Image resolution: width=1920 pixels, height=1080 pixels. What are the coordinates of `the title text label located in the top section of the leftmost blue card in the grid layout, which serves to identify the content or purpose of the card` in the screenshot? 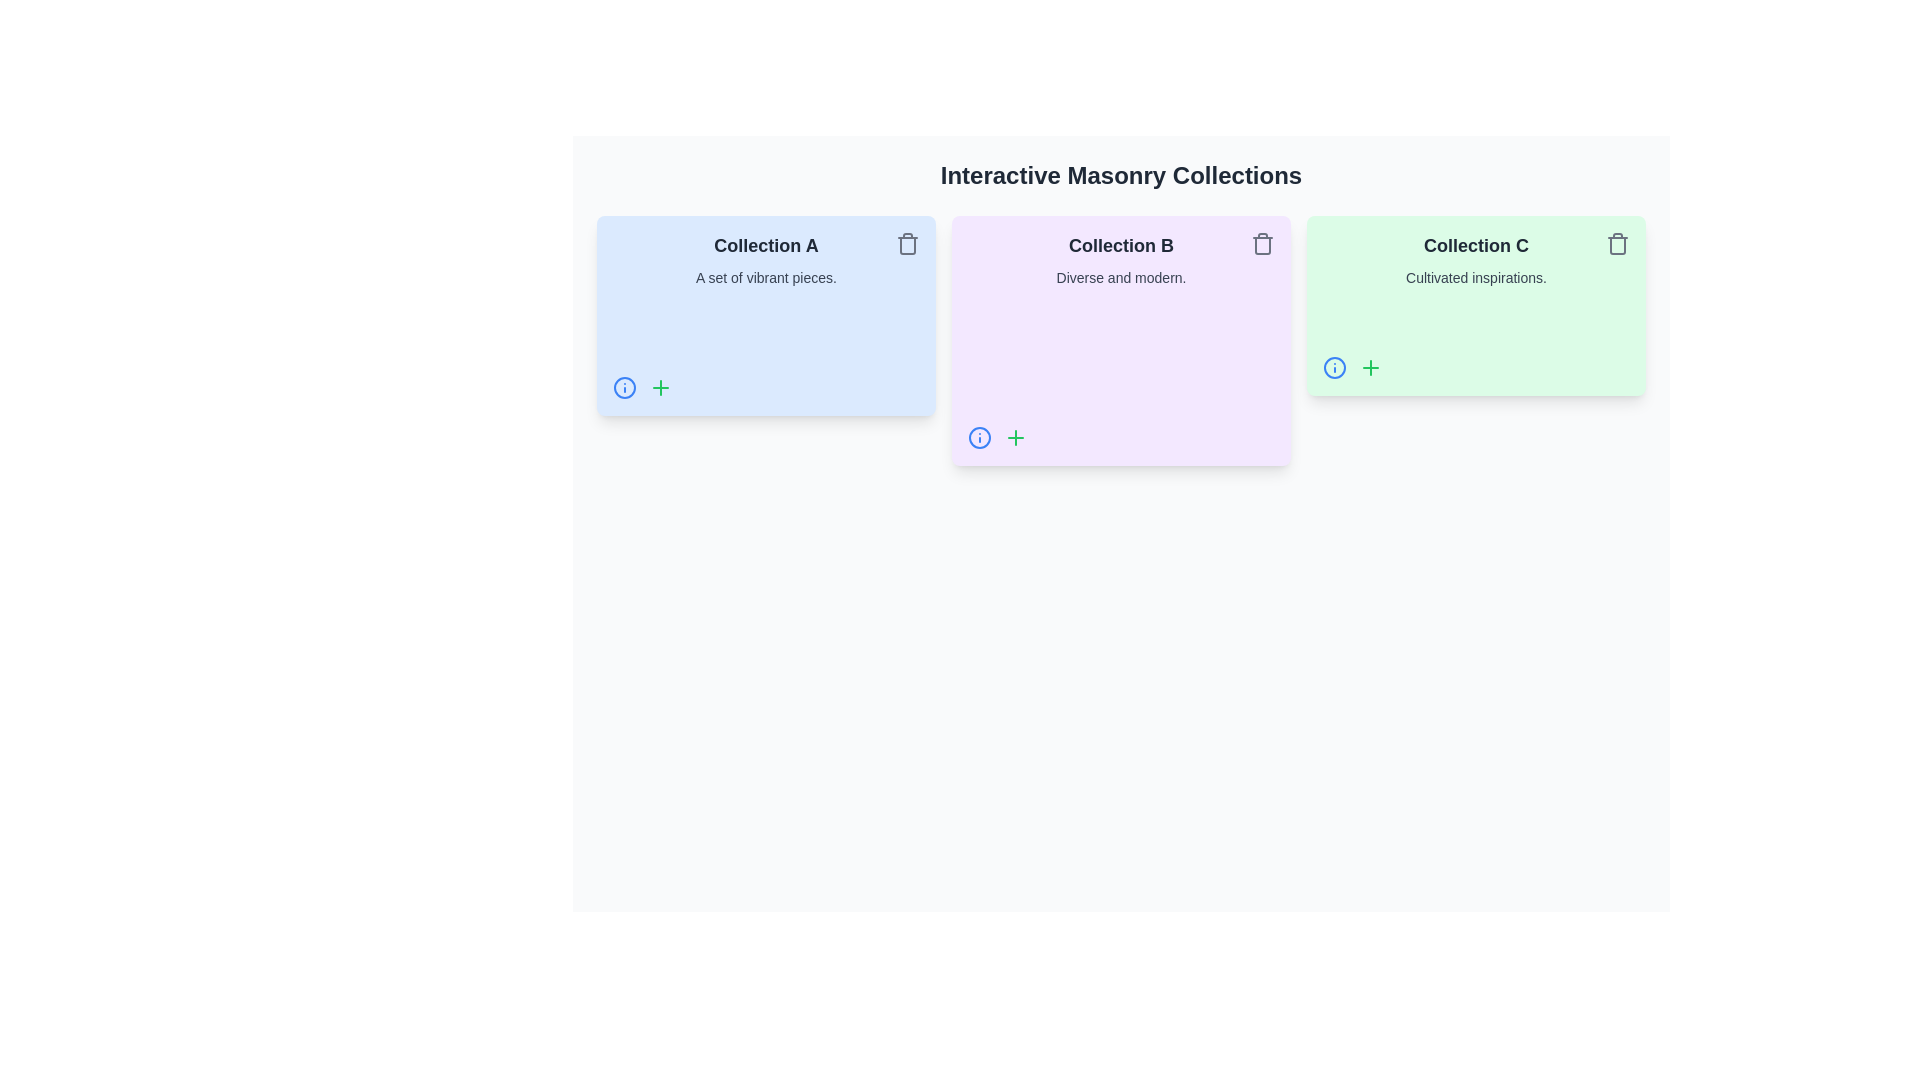 It's located at (765, 245).